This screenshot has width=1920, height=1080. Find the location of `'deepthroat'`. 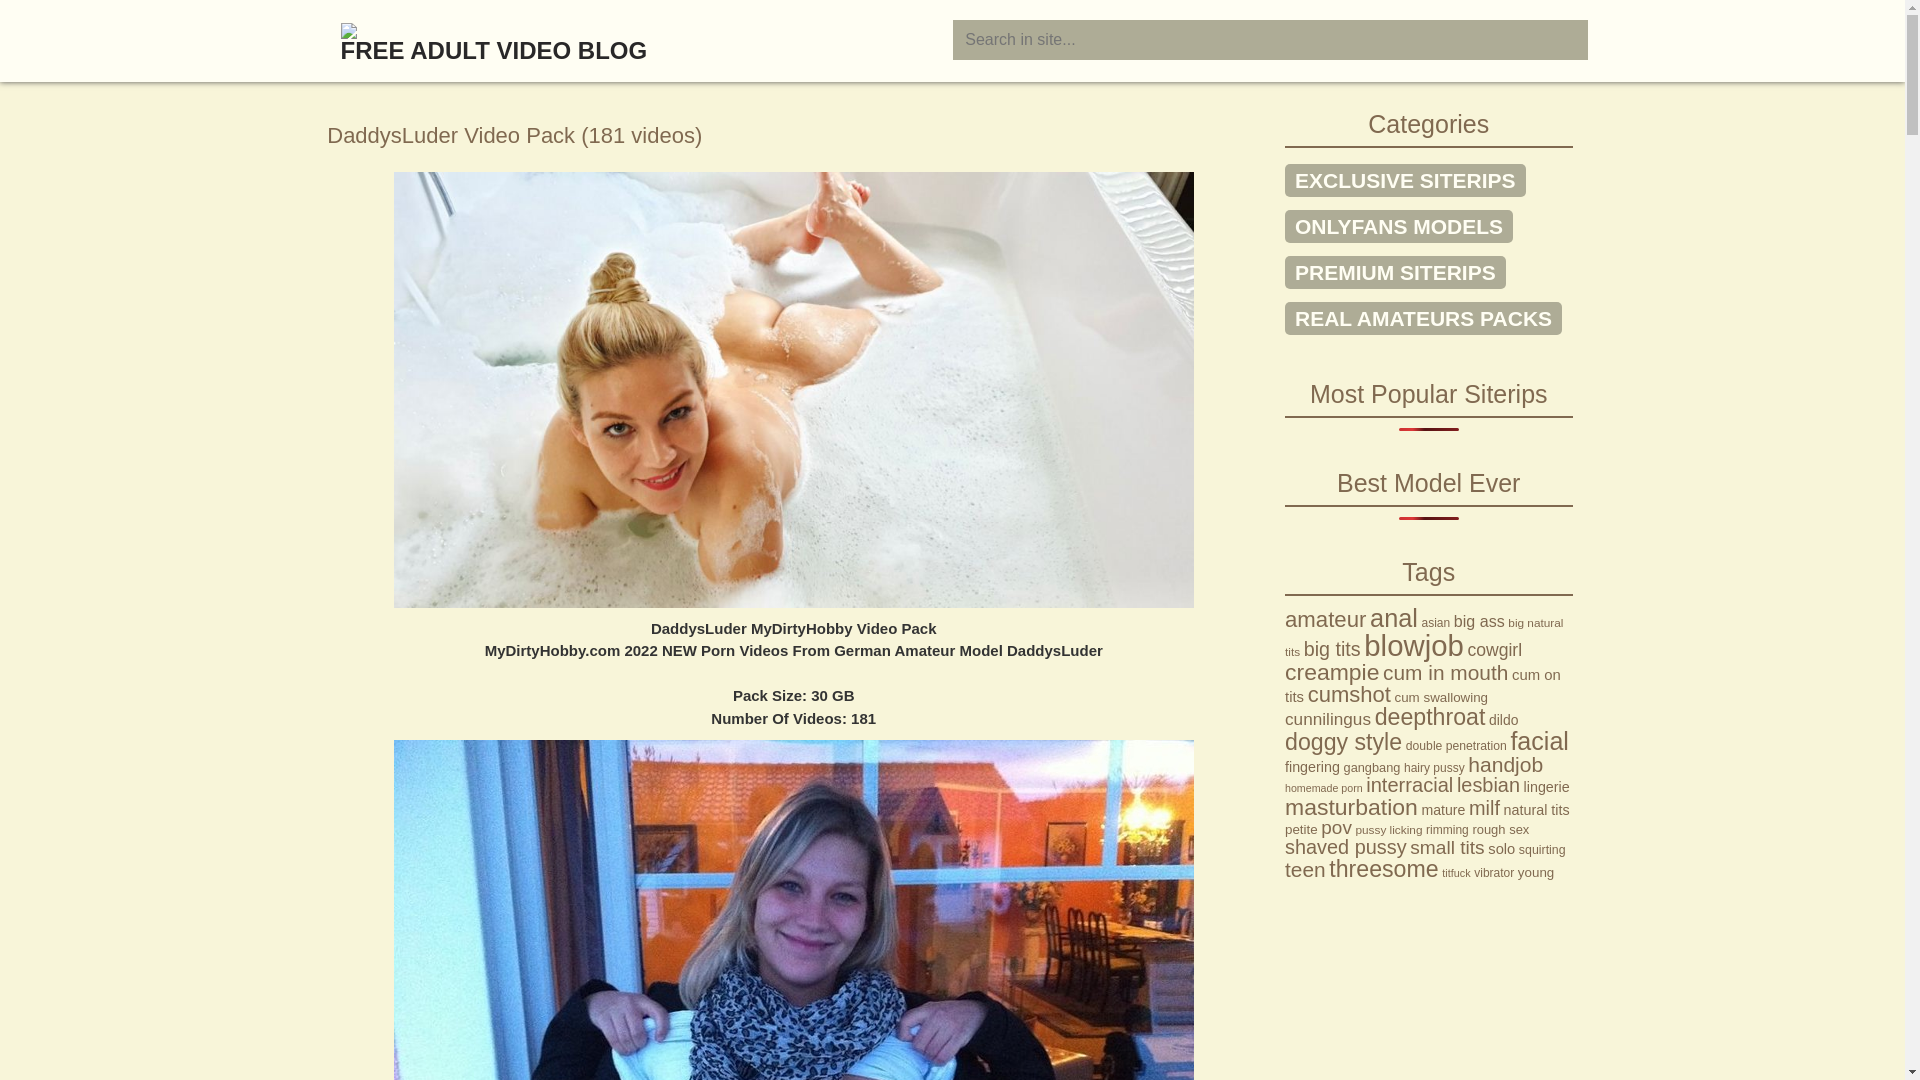

'deepthroat' is located at coordinates (1429, 716).